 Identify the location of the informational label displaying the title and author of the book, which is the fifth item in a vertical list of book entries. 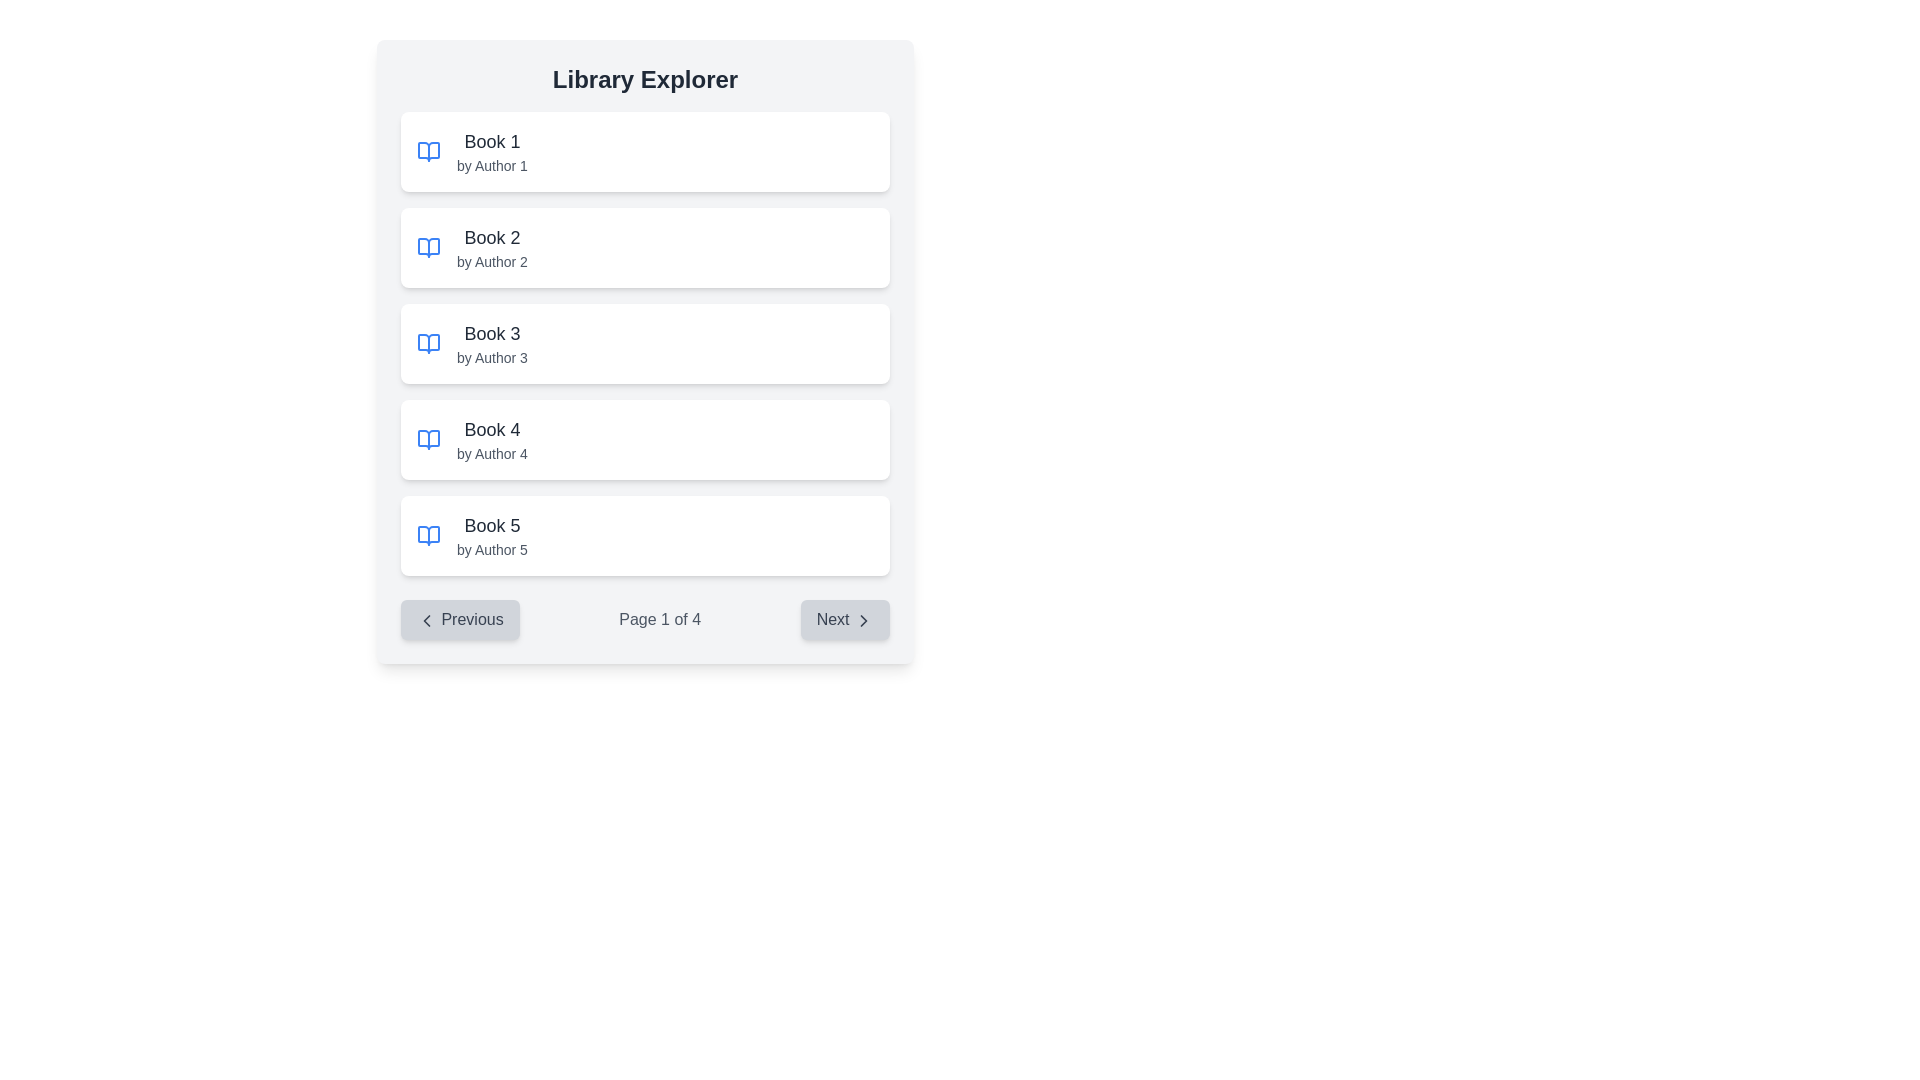
(492, 535).